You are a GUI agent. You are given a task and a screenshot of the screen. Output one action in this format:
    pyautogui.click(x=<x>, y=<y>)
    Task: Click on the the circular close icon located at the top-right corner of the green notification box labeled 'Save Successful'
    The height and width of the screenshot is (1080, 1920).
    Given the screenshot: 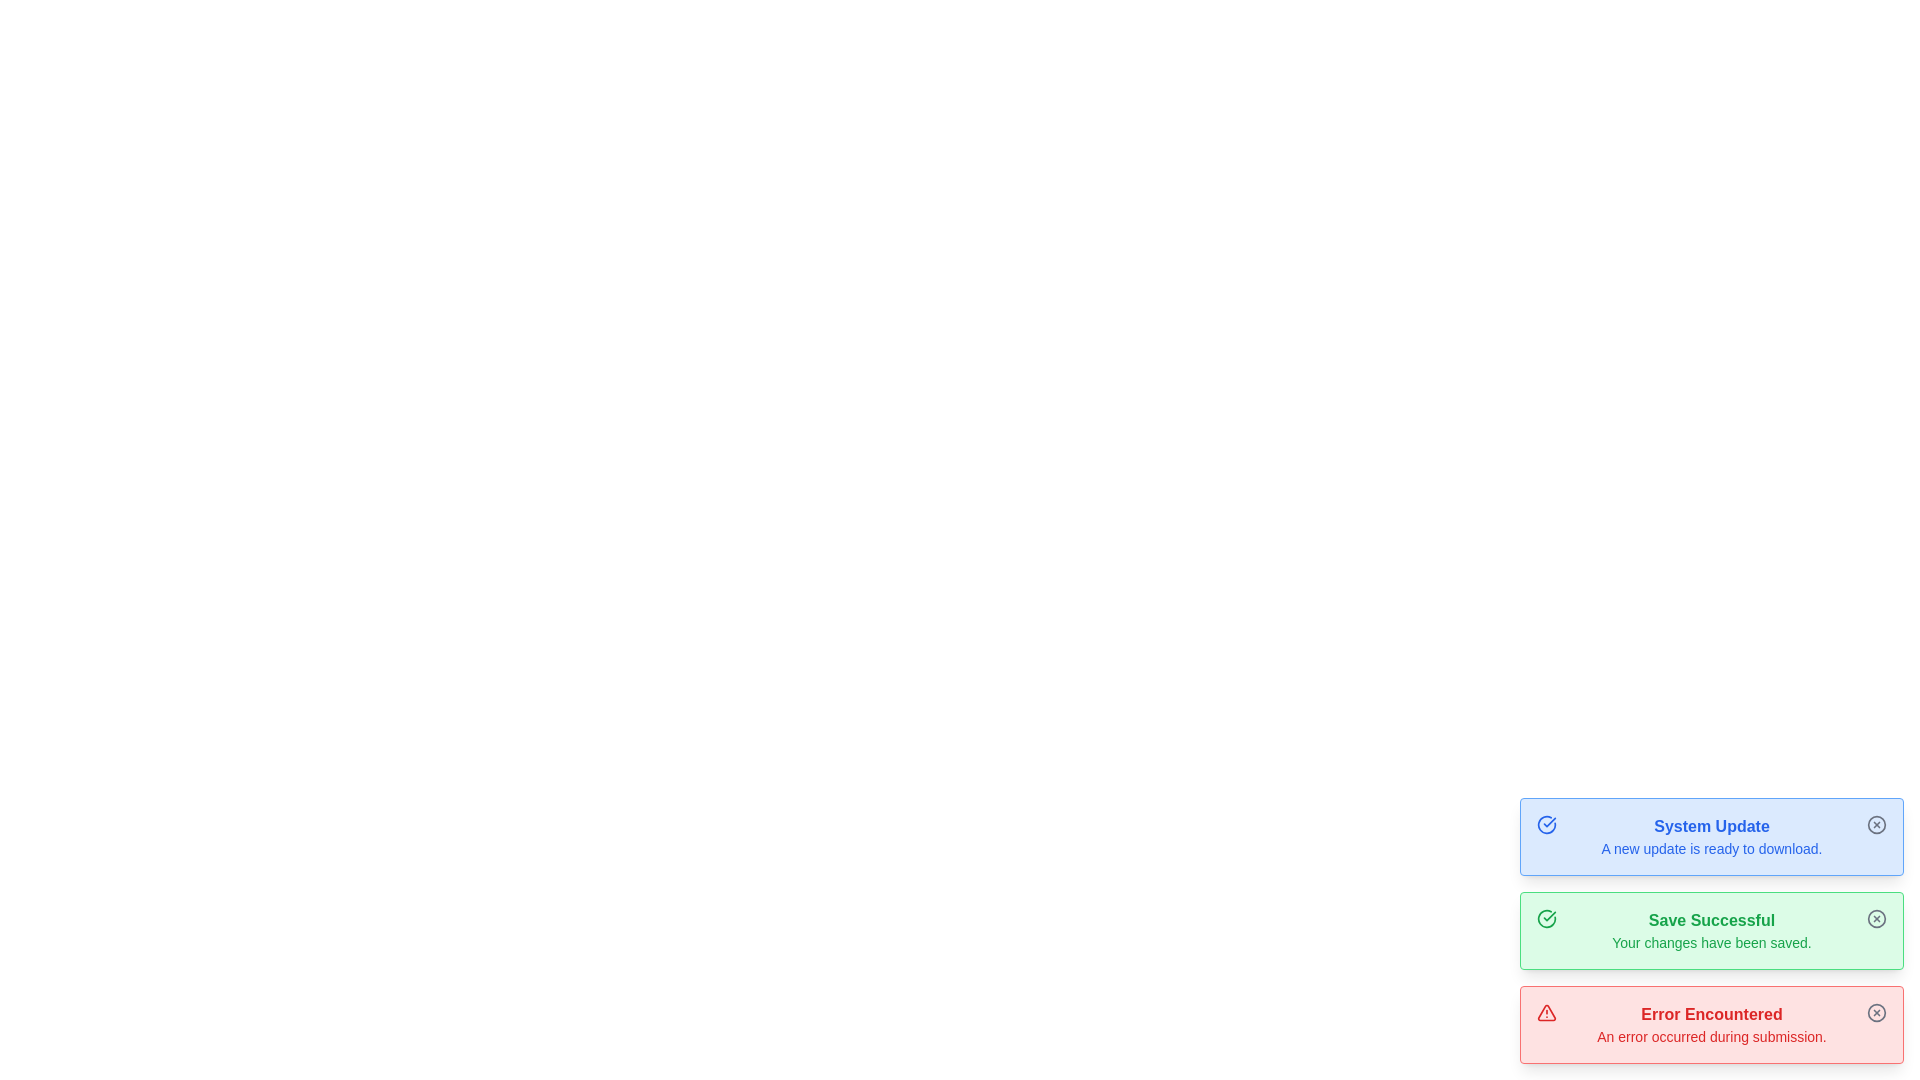 What is the action you would take?
    pyautogui.click(x=1875, y=918)
    